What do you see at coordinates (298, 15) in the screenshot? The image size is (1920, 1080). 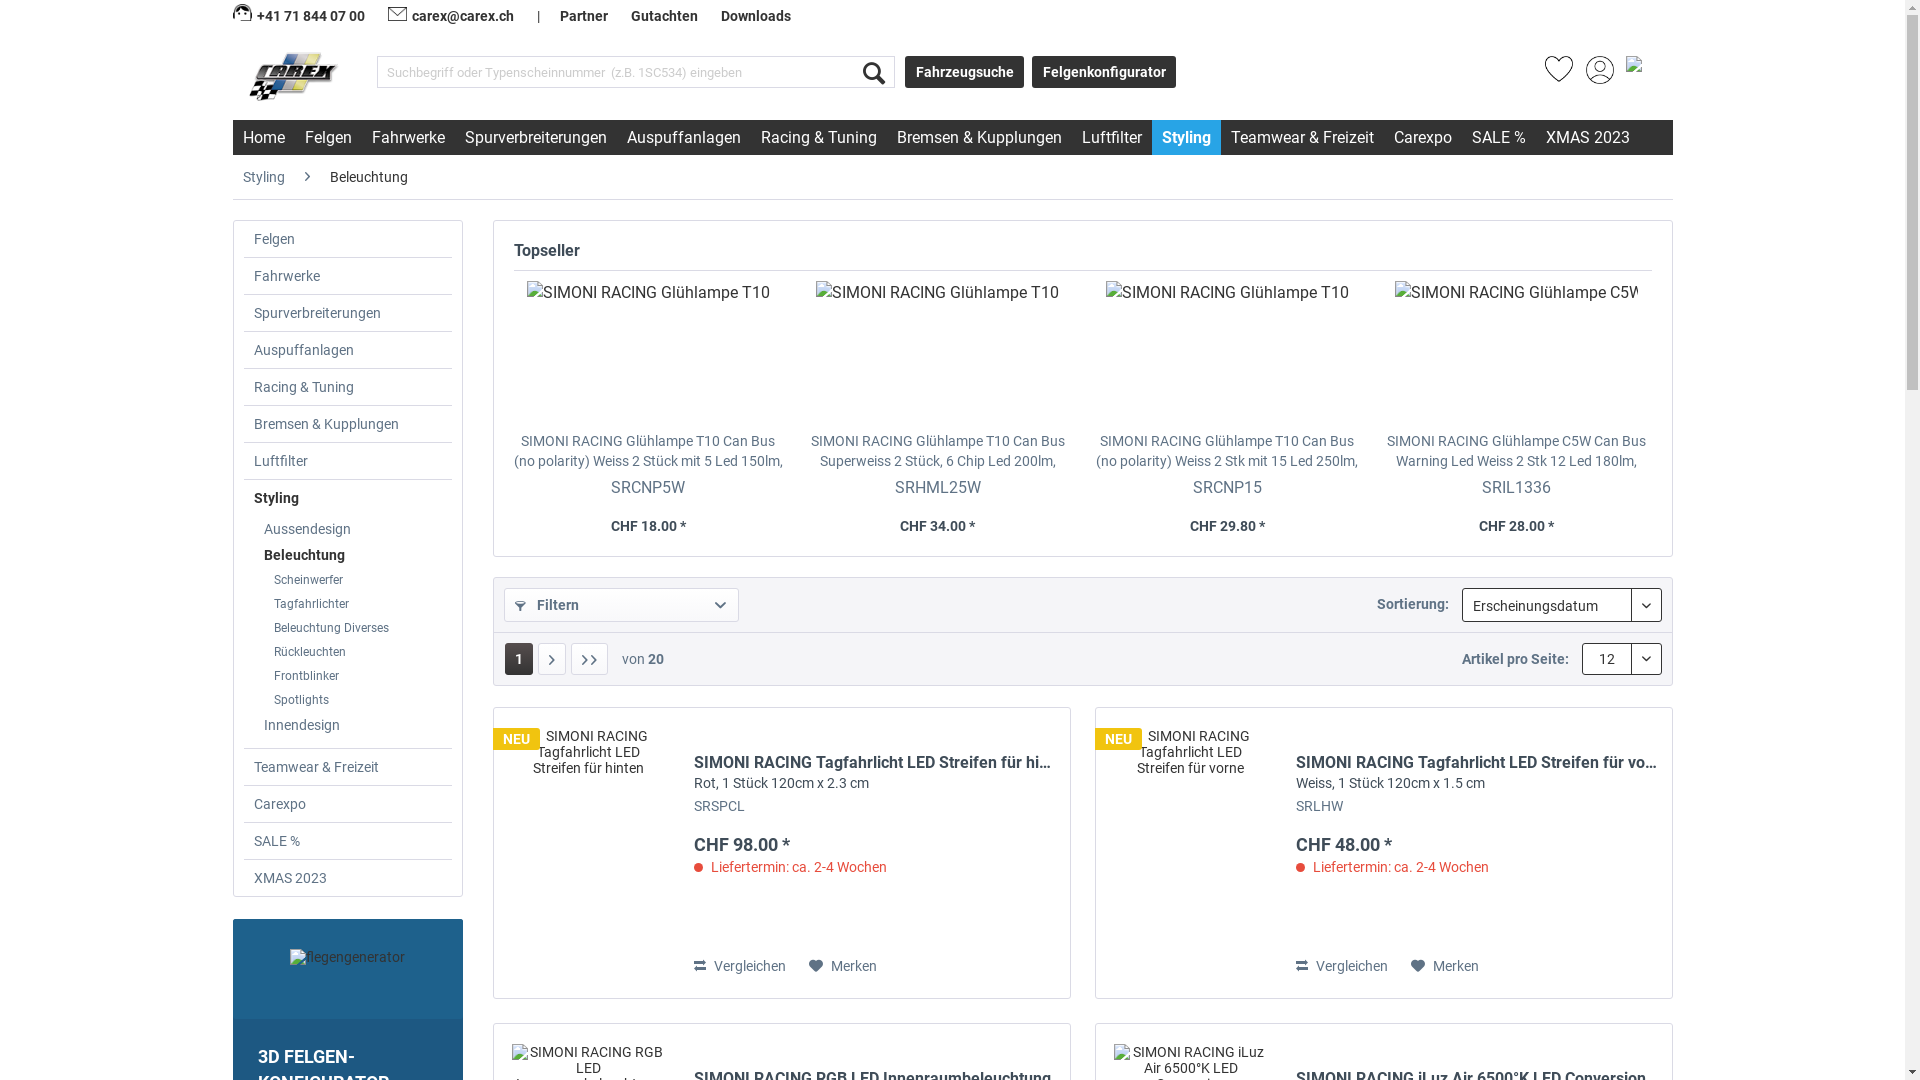 I see `'+41 71 844 07 00'` at bounding box center [298, 15].